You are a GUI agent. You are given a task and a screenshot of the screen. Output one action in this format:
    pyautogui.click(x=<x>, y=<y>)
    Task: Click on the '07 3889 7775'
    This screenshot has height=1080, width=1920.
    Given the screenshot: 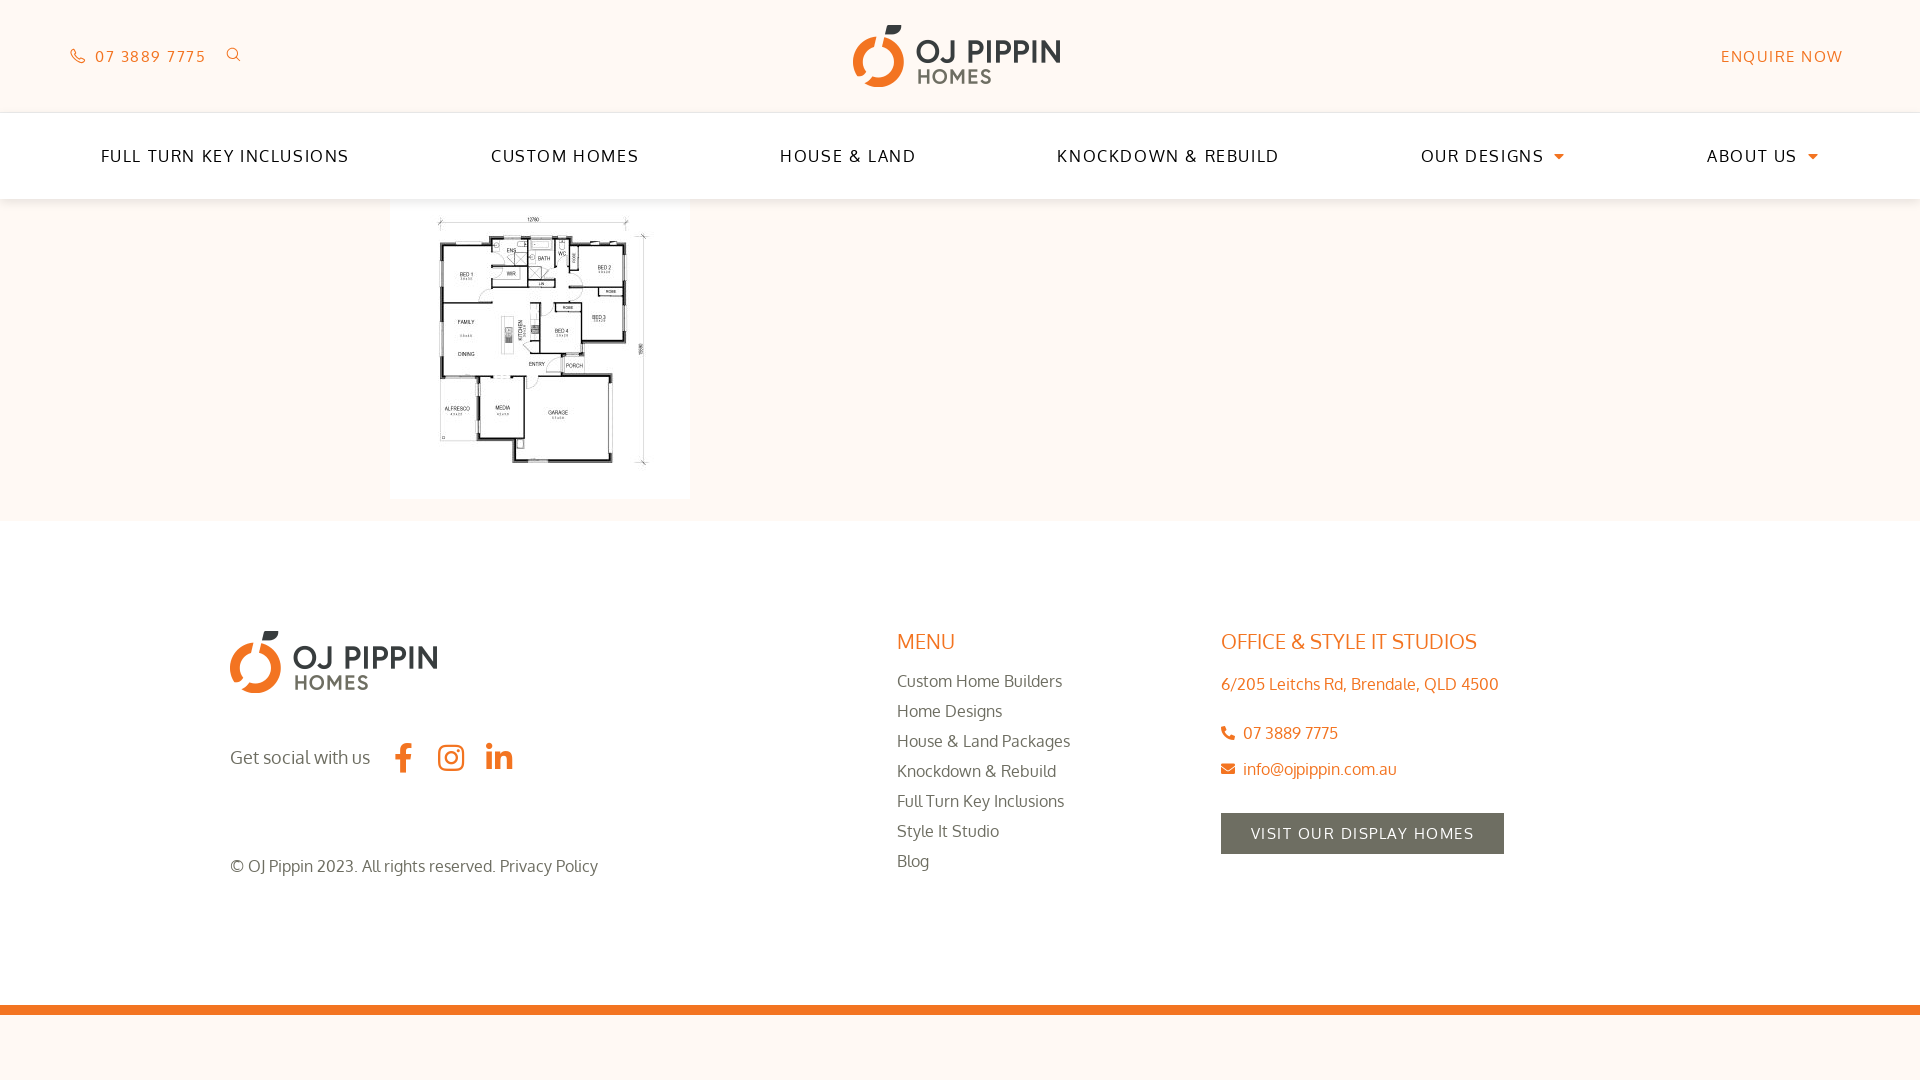 What is the action you would take?
    pyautogui.click(x=137, y=54)
    